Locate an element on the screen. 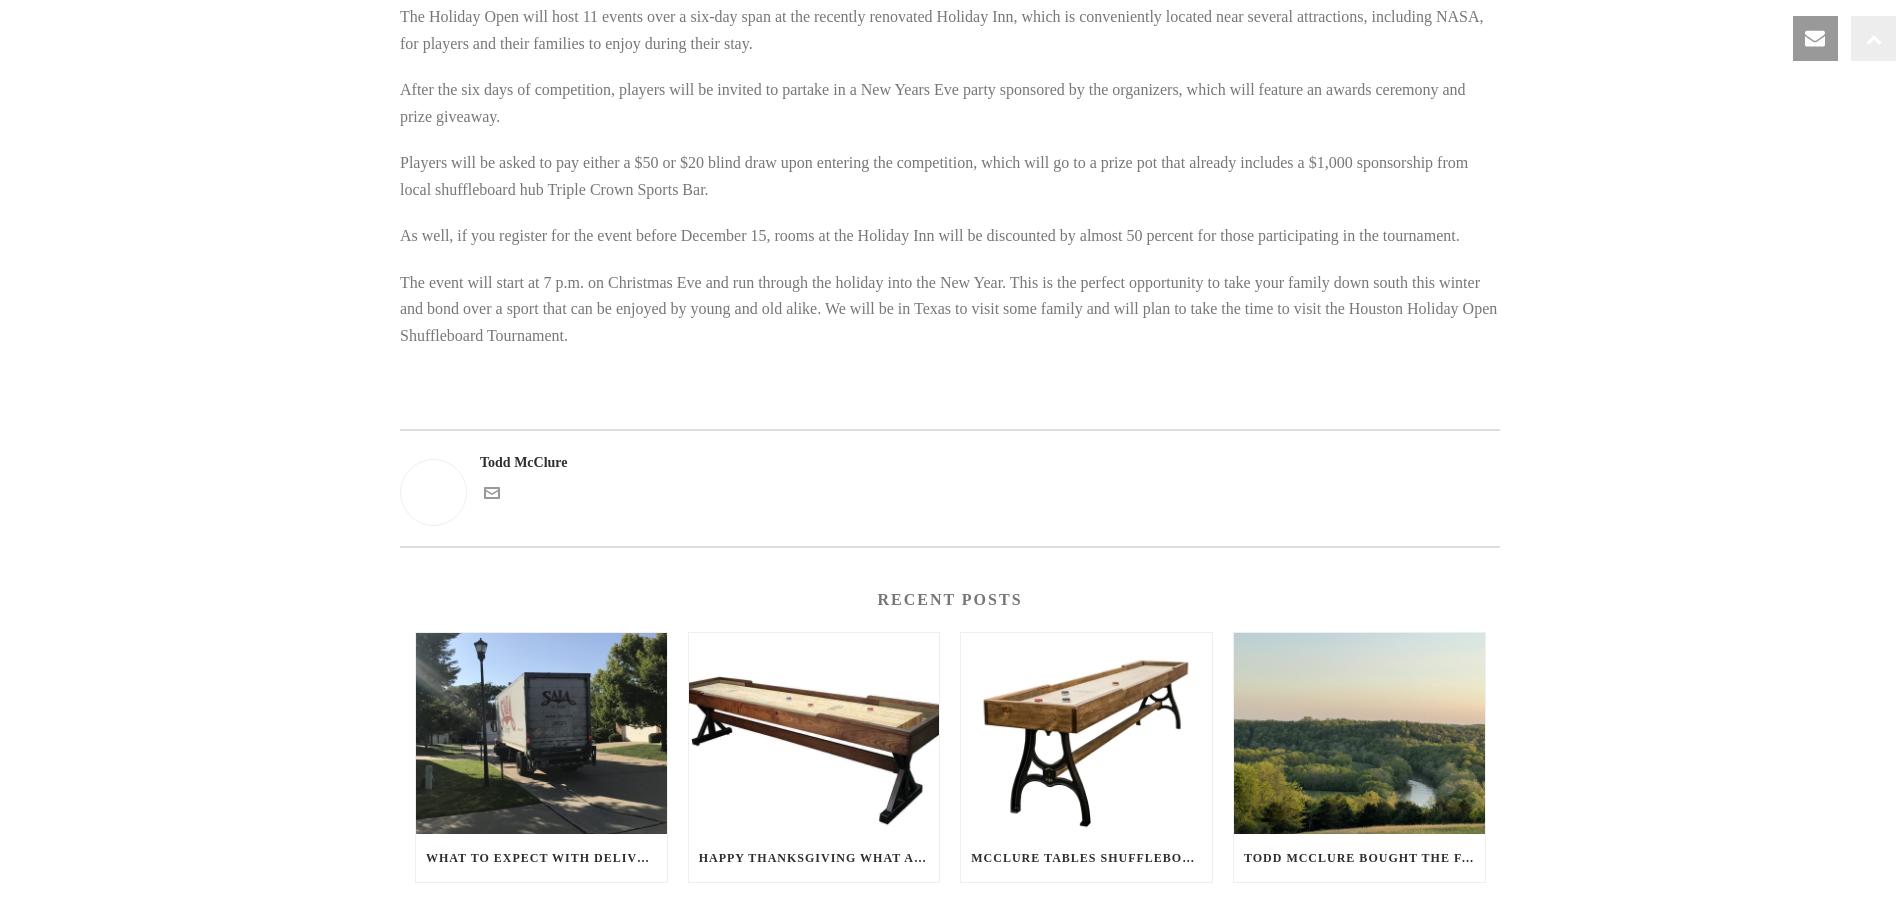  'The event will start at 7 p.m. on Christmas Eve and run through the holiday into the New Year. This is the perfect opportunity to take your family down south this winter and bond over a sport that can be enjoyed by young and old alike. We will be in Texas to visit some family and will plan to take the time to visit the Houston Holiday Open Shuffleboard Tournament.' is located at coordinates (947, 307).